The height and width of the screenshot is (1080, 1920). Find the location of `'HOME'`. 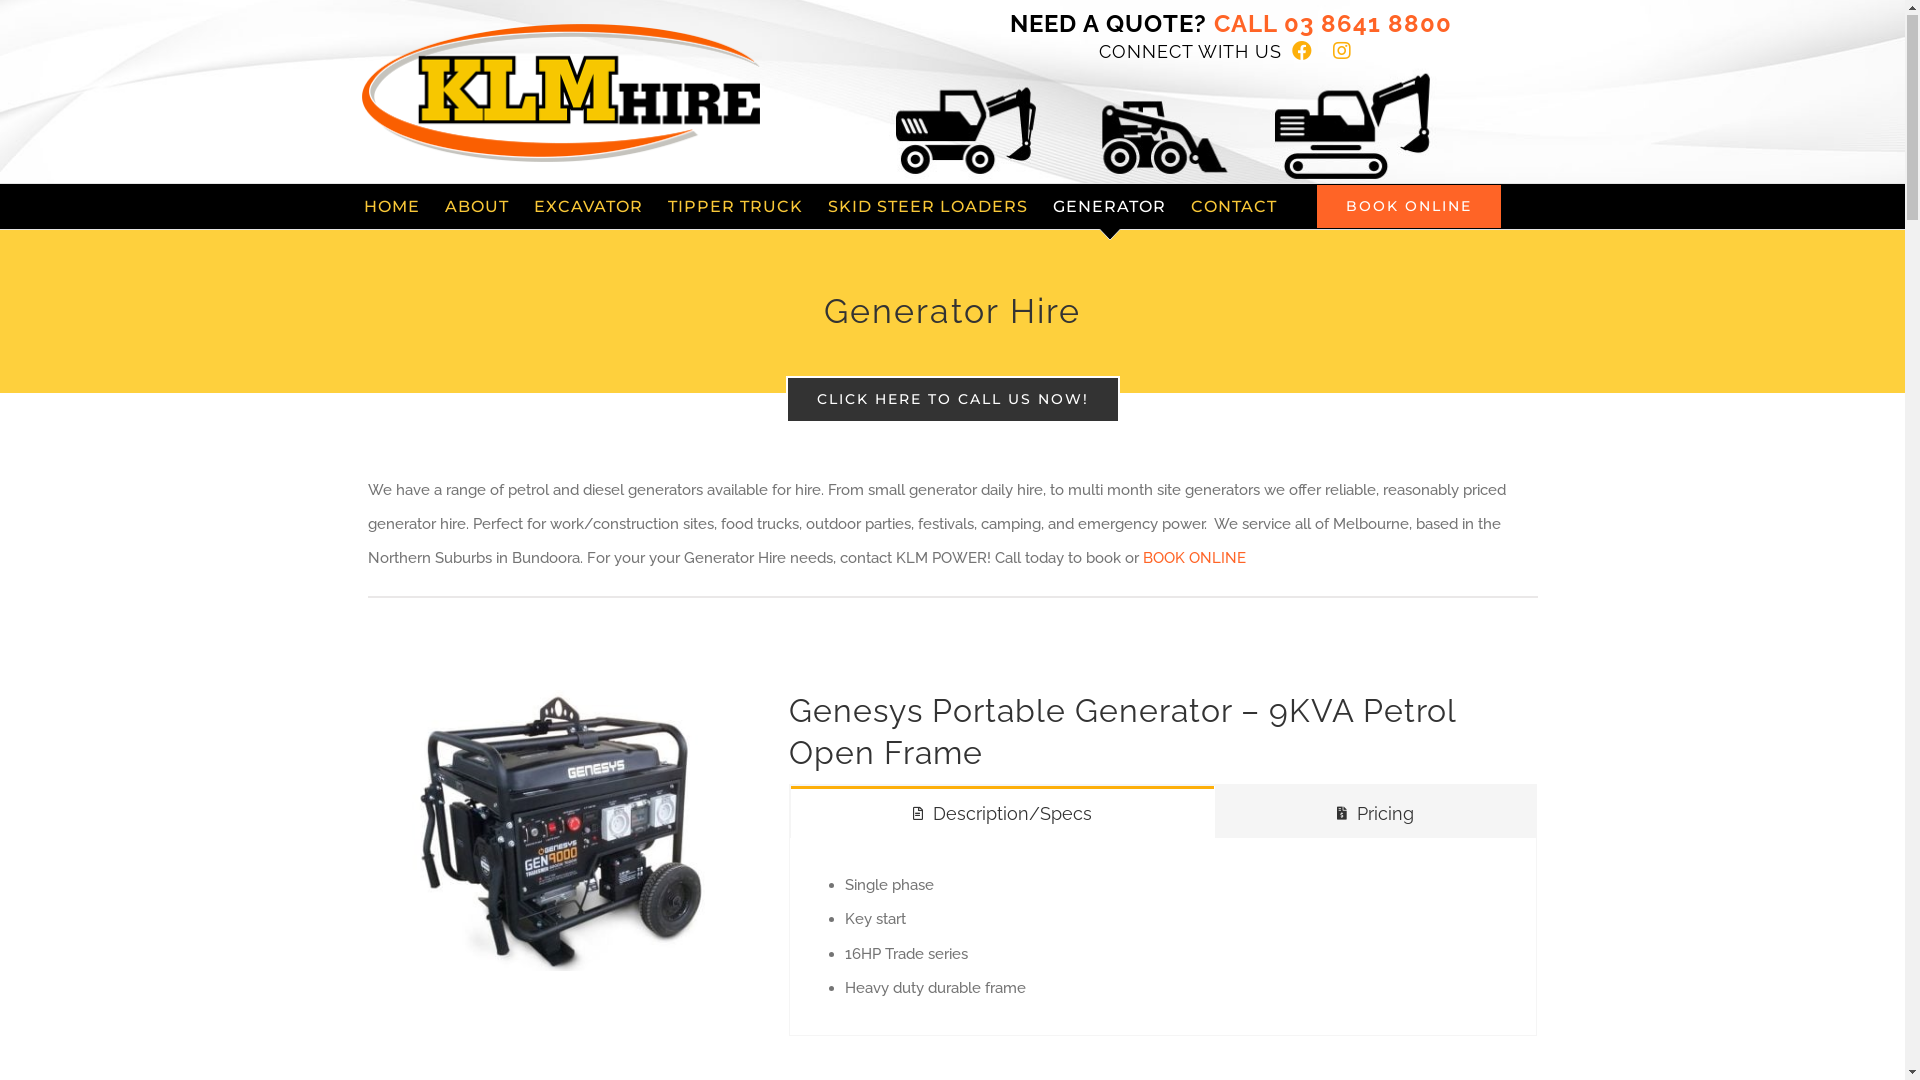

'HOME' is located at coordinates (392, 207).